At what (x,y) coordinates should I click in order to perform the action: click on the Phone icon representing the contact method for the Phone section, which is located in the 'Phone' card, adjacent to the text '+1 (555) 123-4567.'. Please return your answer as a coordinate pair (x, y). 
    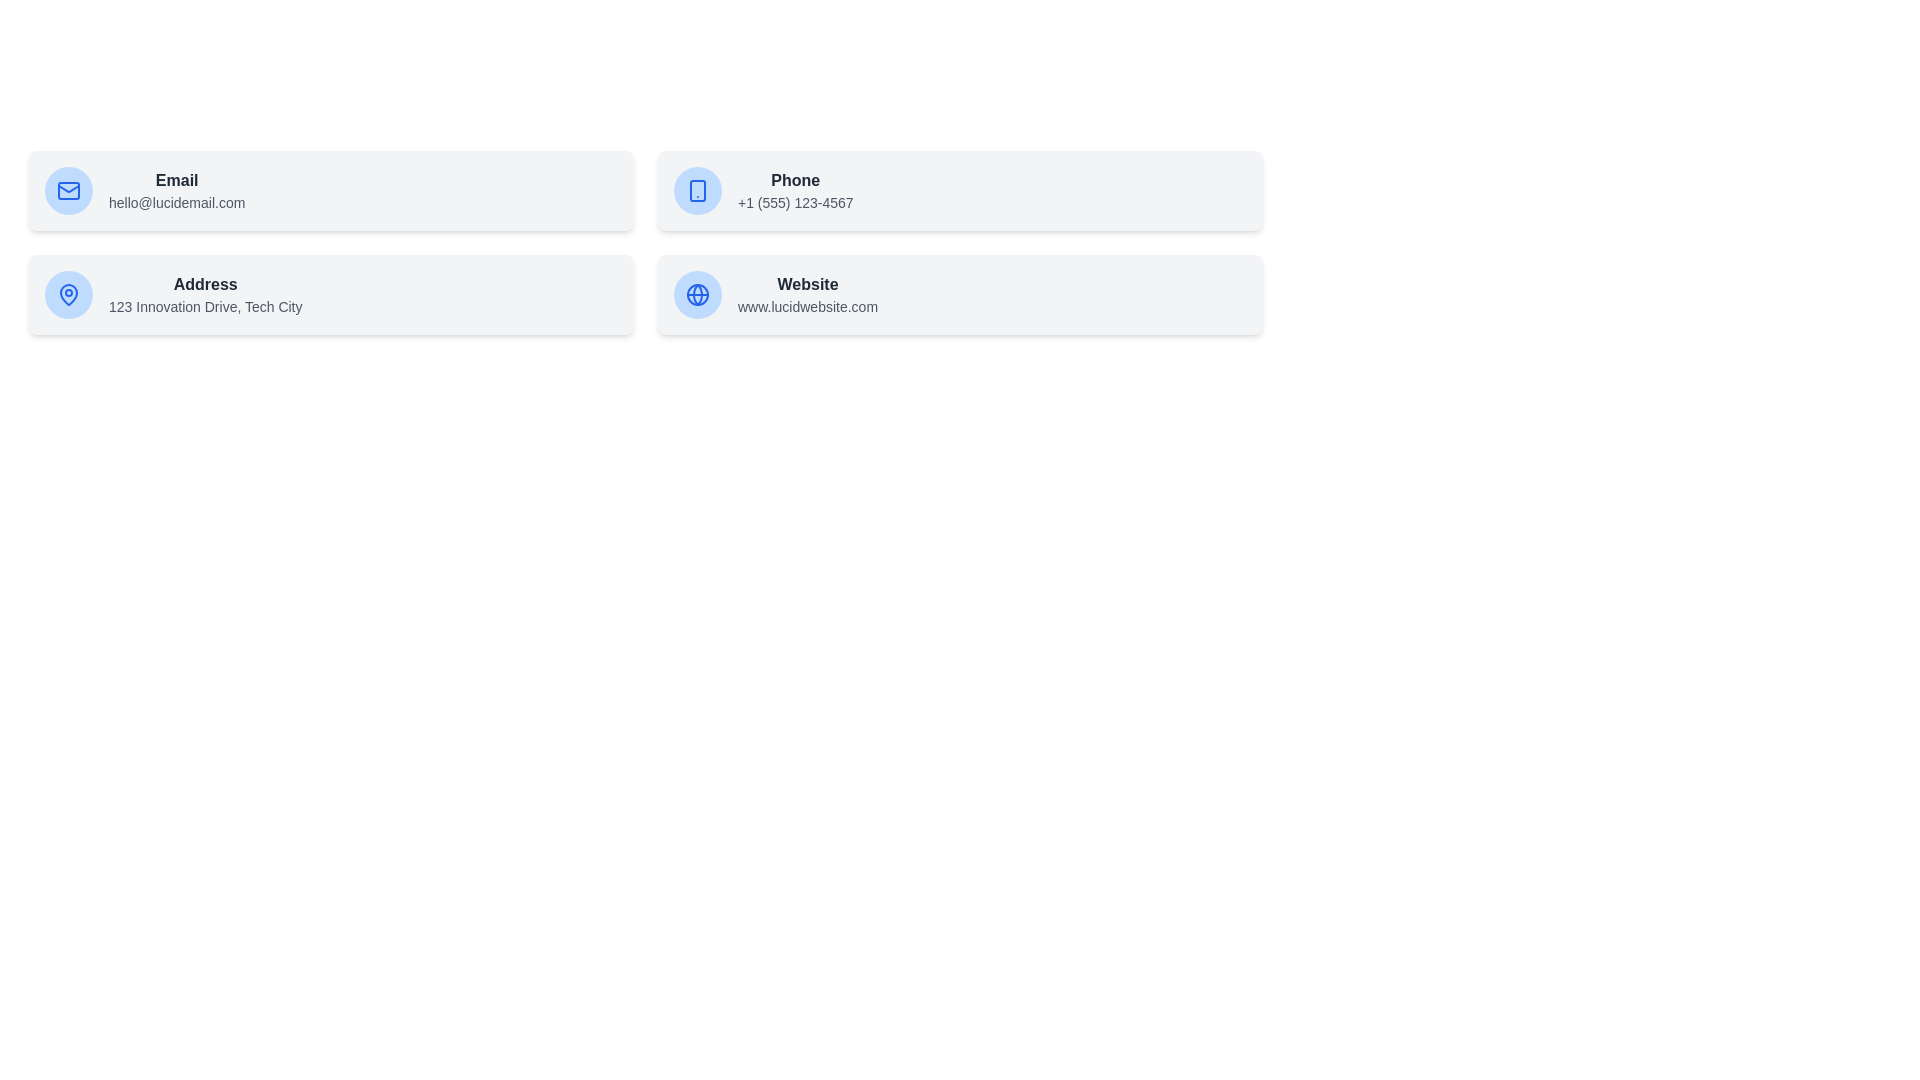
    Looking at the image, I should click on (697, 191).